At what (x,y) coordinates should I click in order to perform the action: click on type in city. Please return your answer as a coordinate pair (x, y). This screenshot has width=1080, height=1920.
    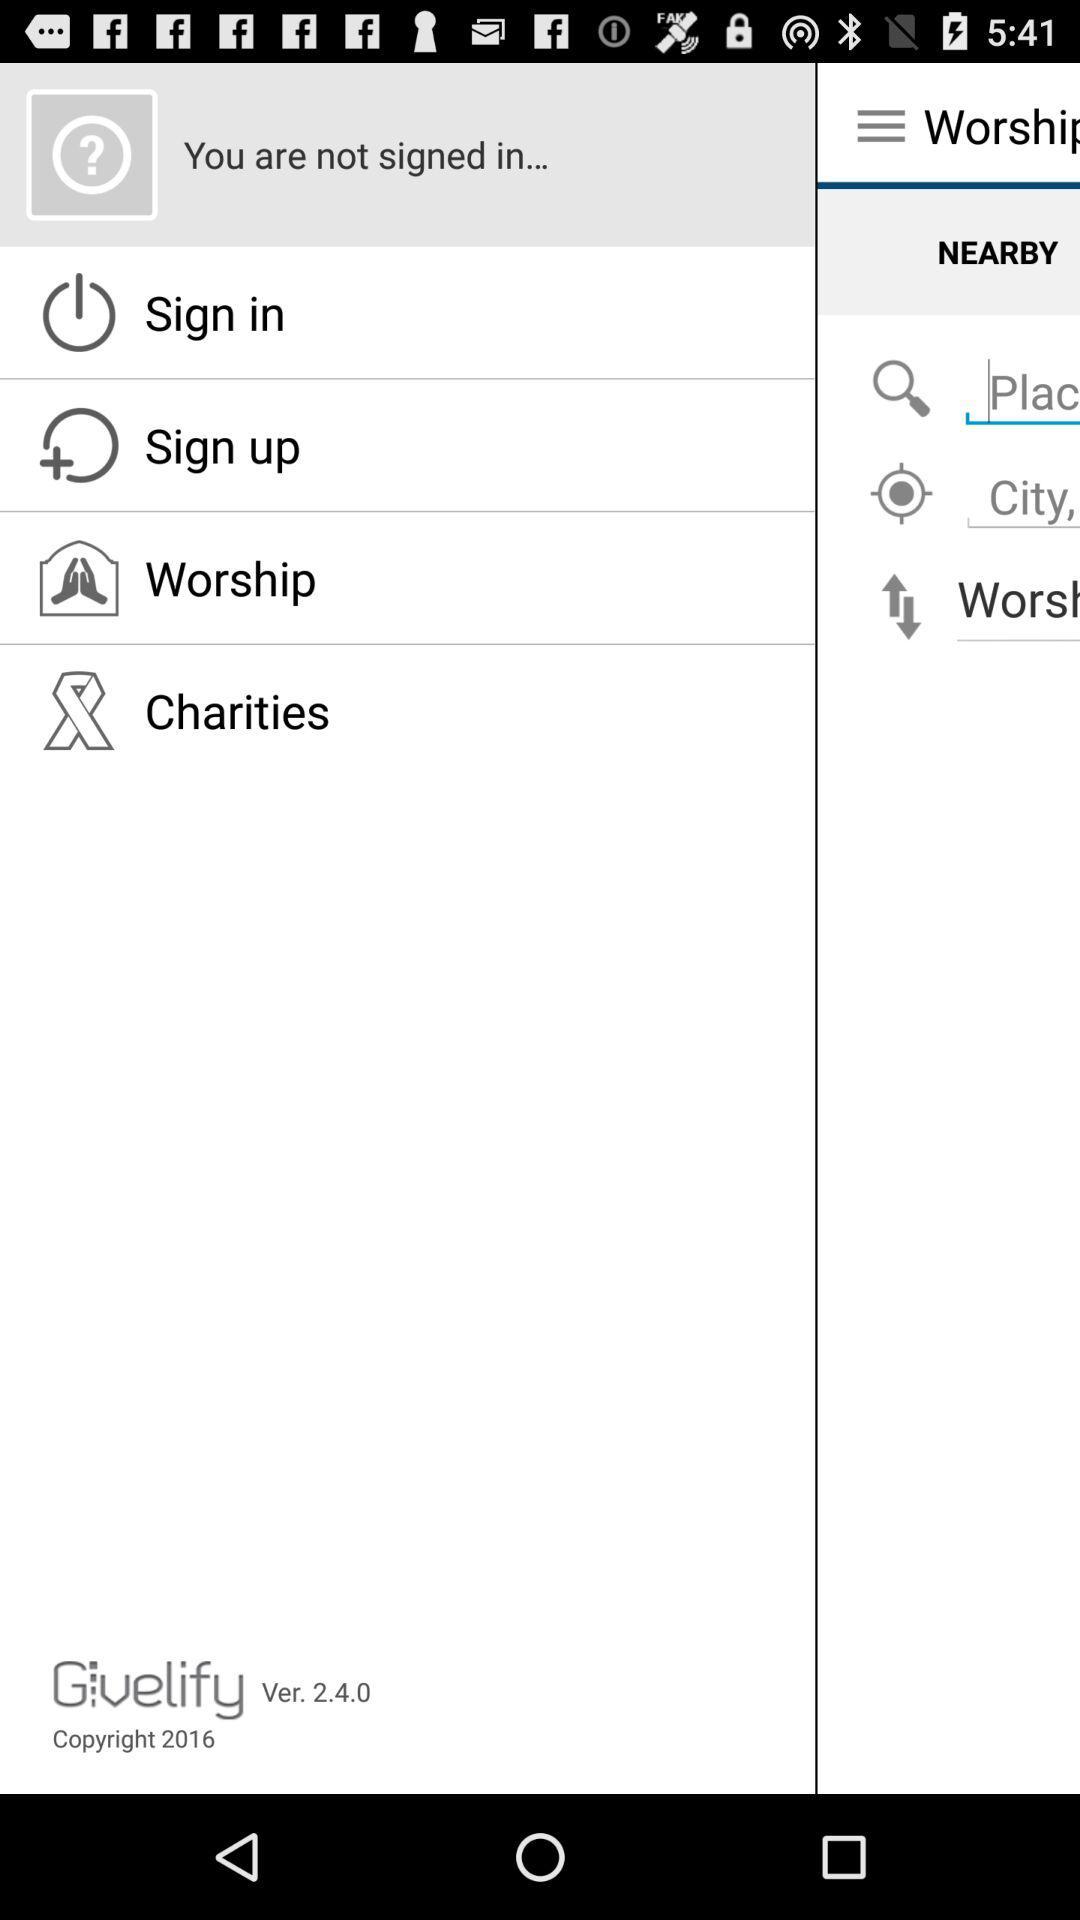
    Looking at the image, I should click on (1018, 485).